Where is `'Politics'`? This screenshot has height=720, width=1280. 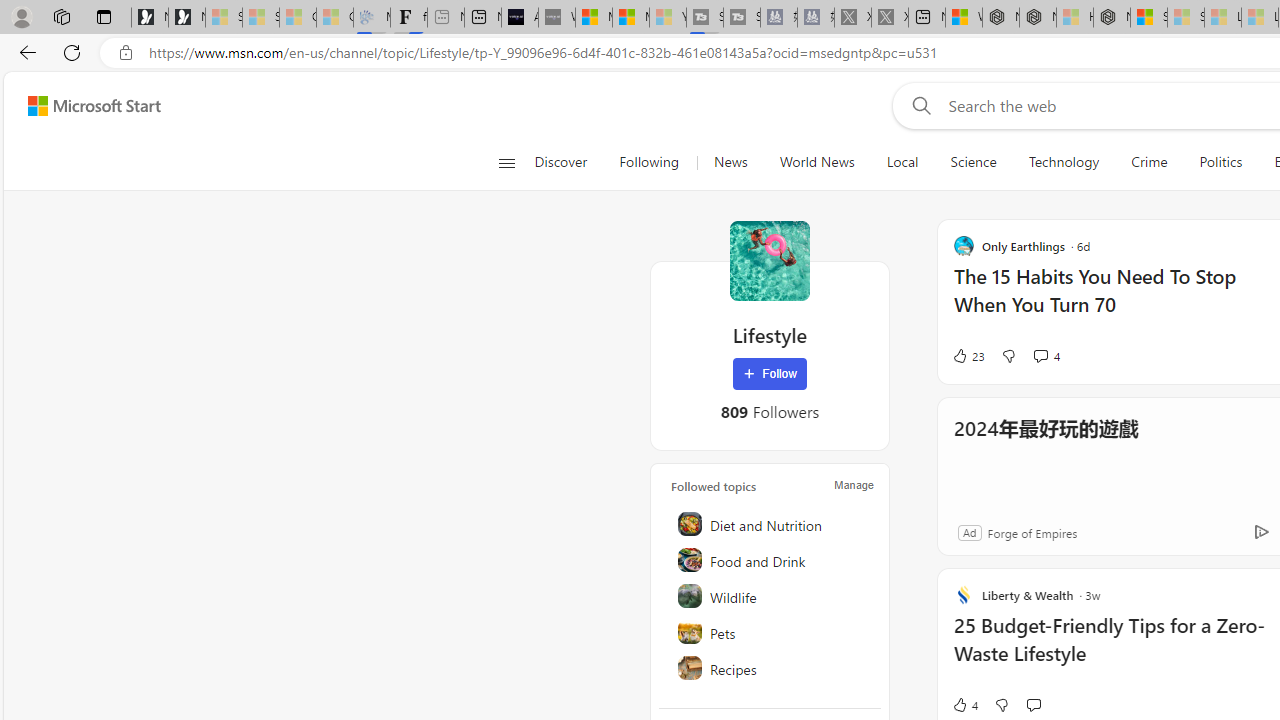 'Politics' is located at coordinates (1220, 162).